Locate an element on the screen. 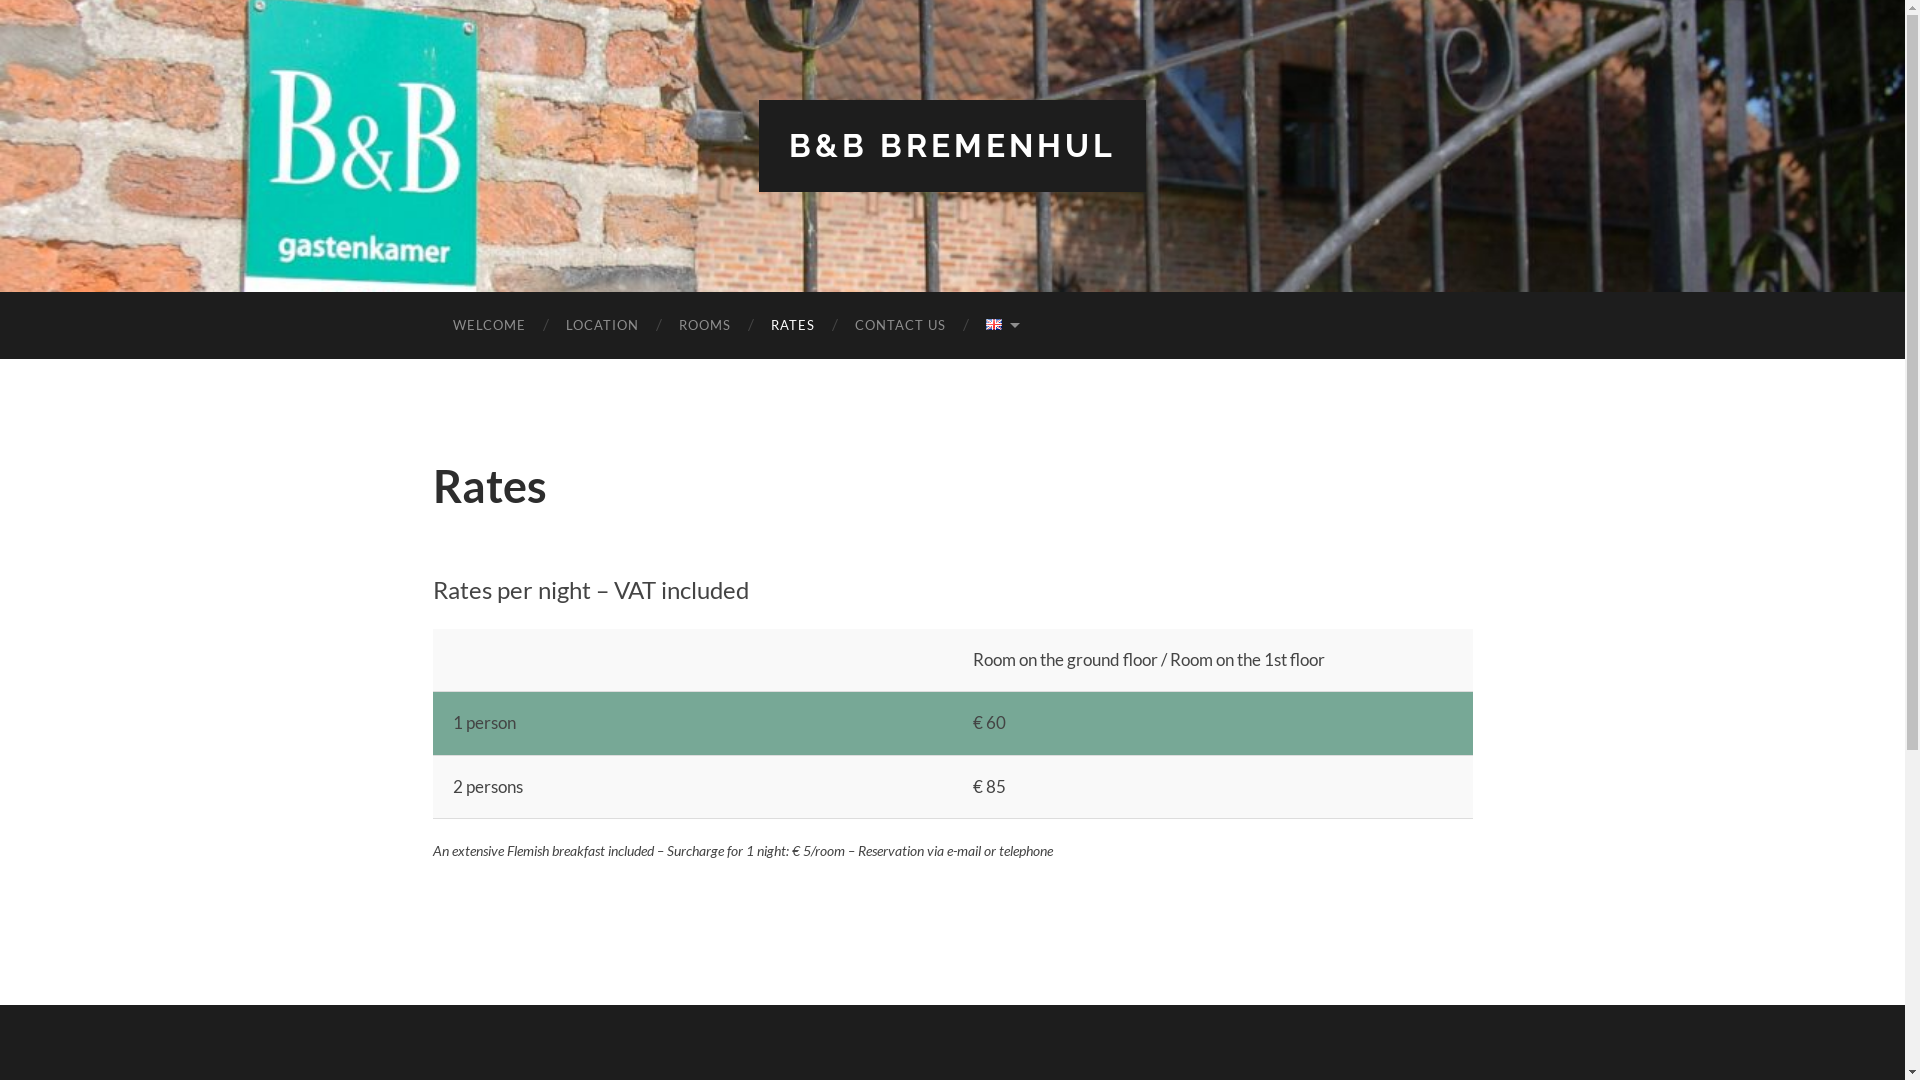 This screenshot has width=1920, height=1080. 'ROOMS' is located at coordinates (704, 324).